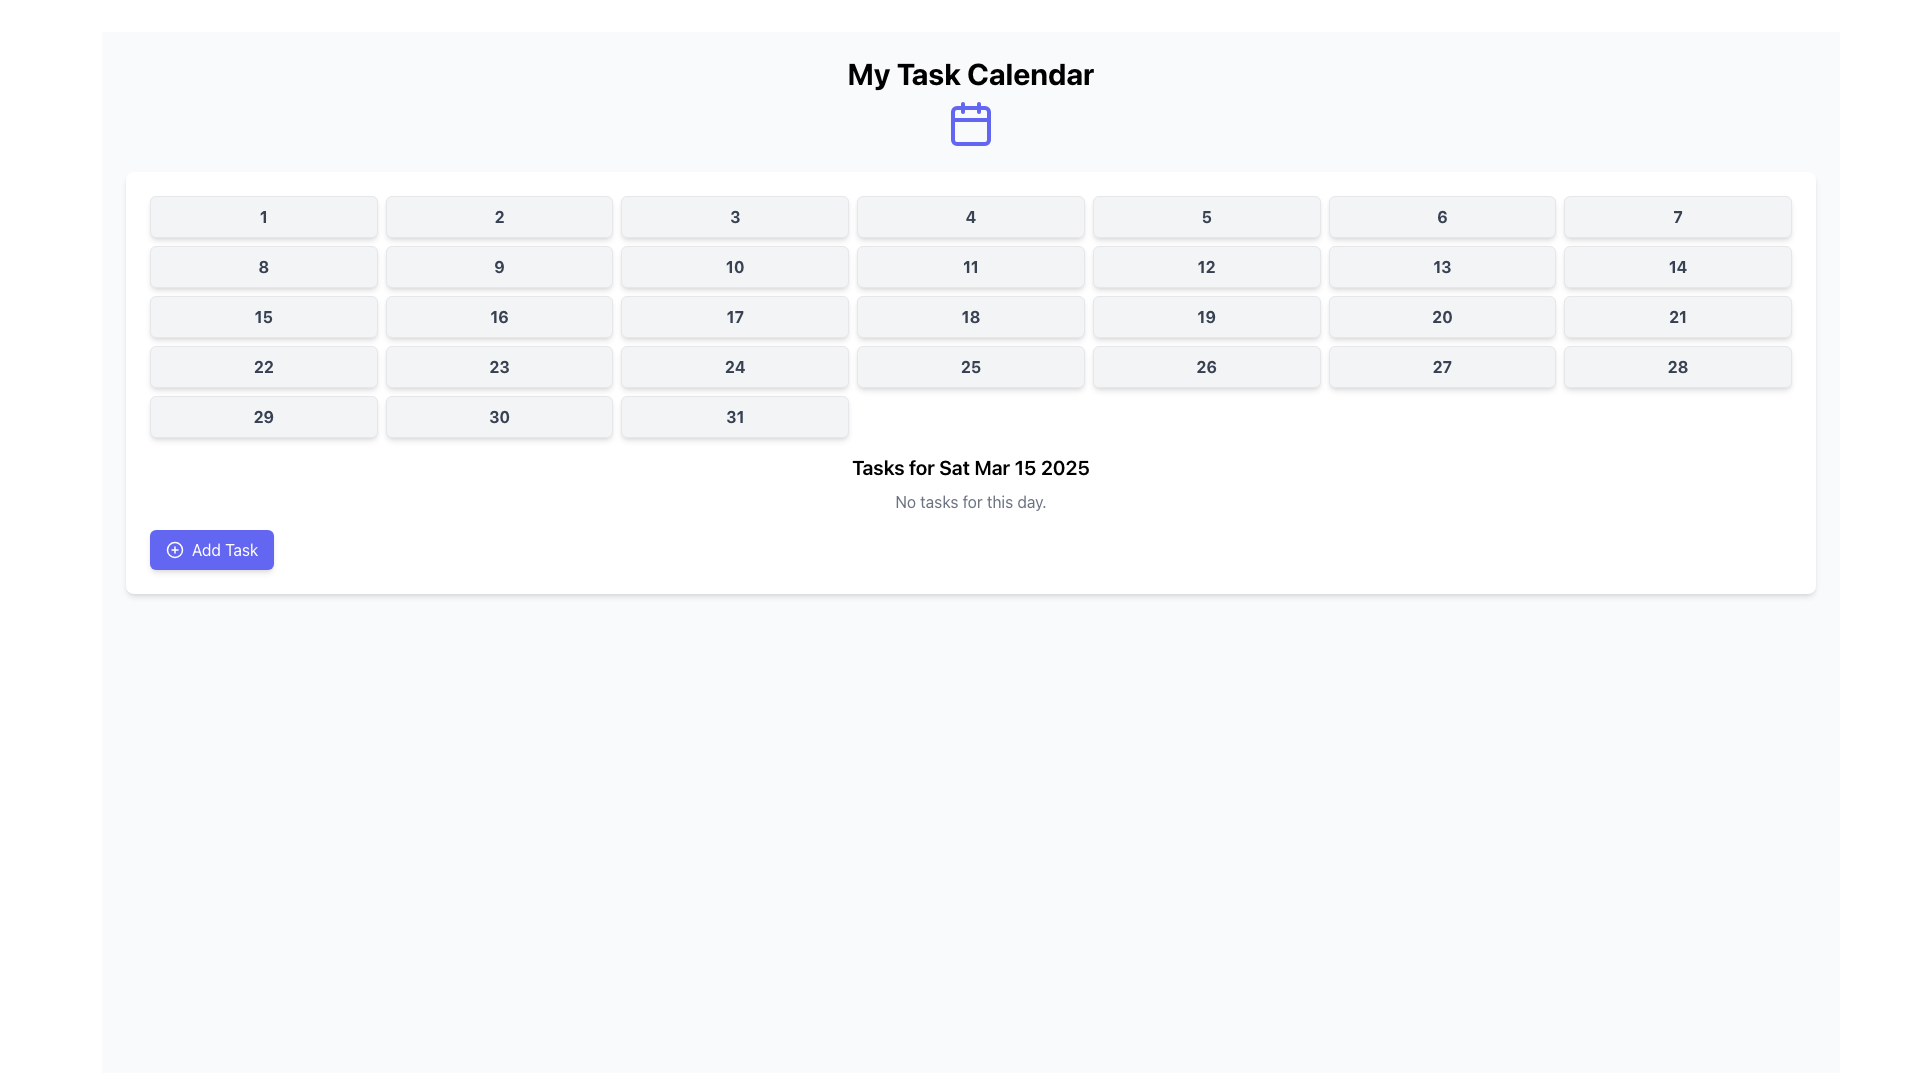 This screenshot has height=1080, width=1920. What do you see at coordinates (970, 315) in the screenshot?
I see `the button displaying the number '18' in bold, center-aligned, dark gray font` at bounding box center [970, 315].